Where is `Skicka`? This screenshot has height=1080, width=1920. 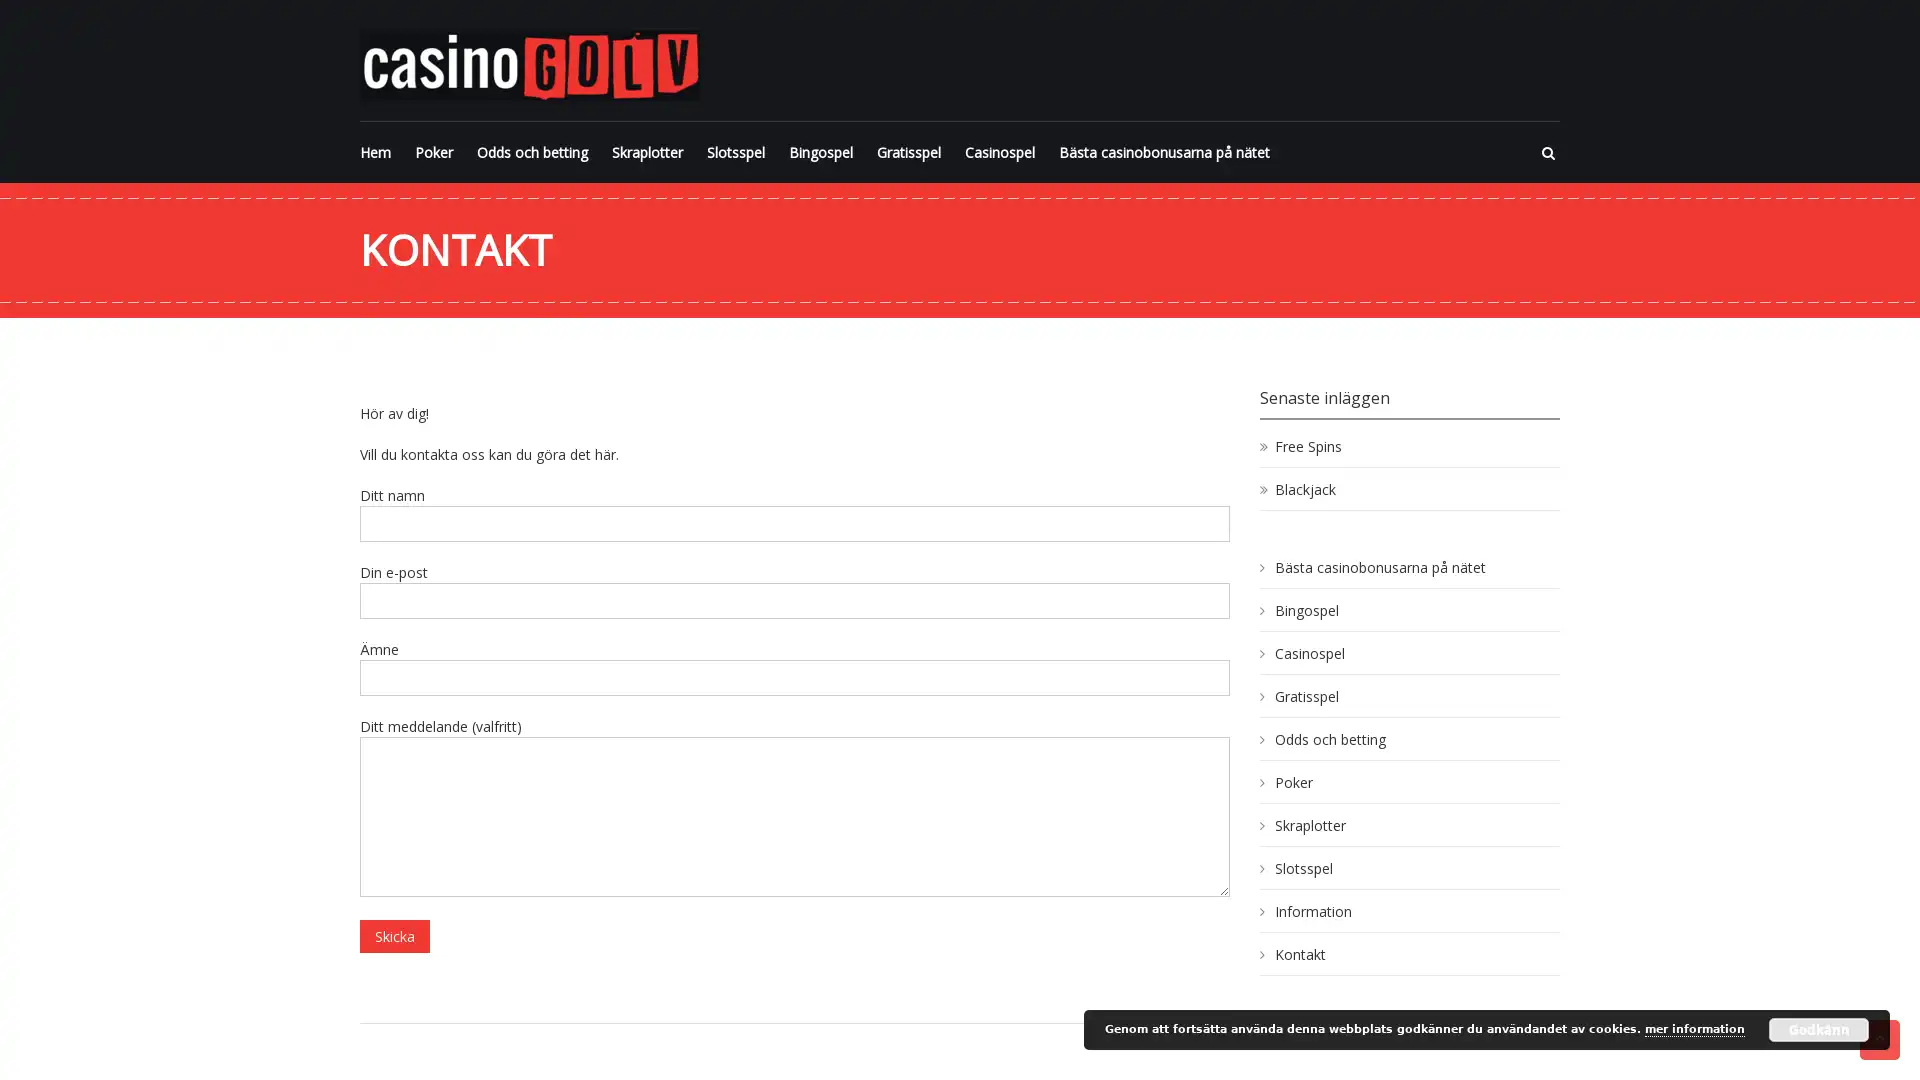
Skicka is located at coordinates (394, 936).